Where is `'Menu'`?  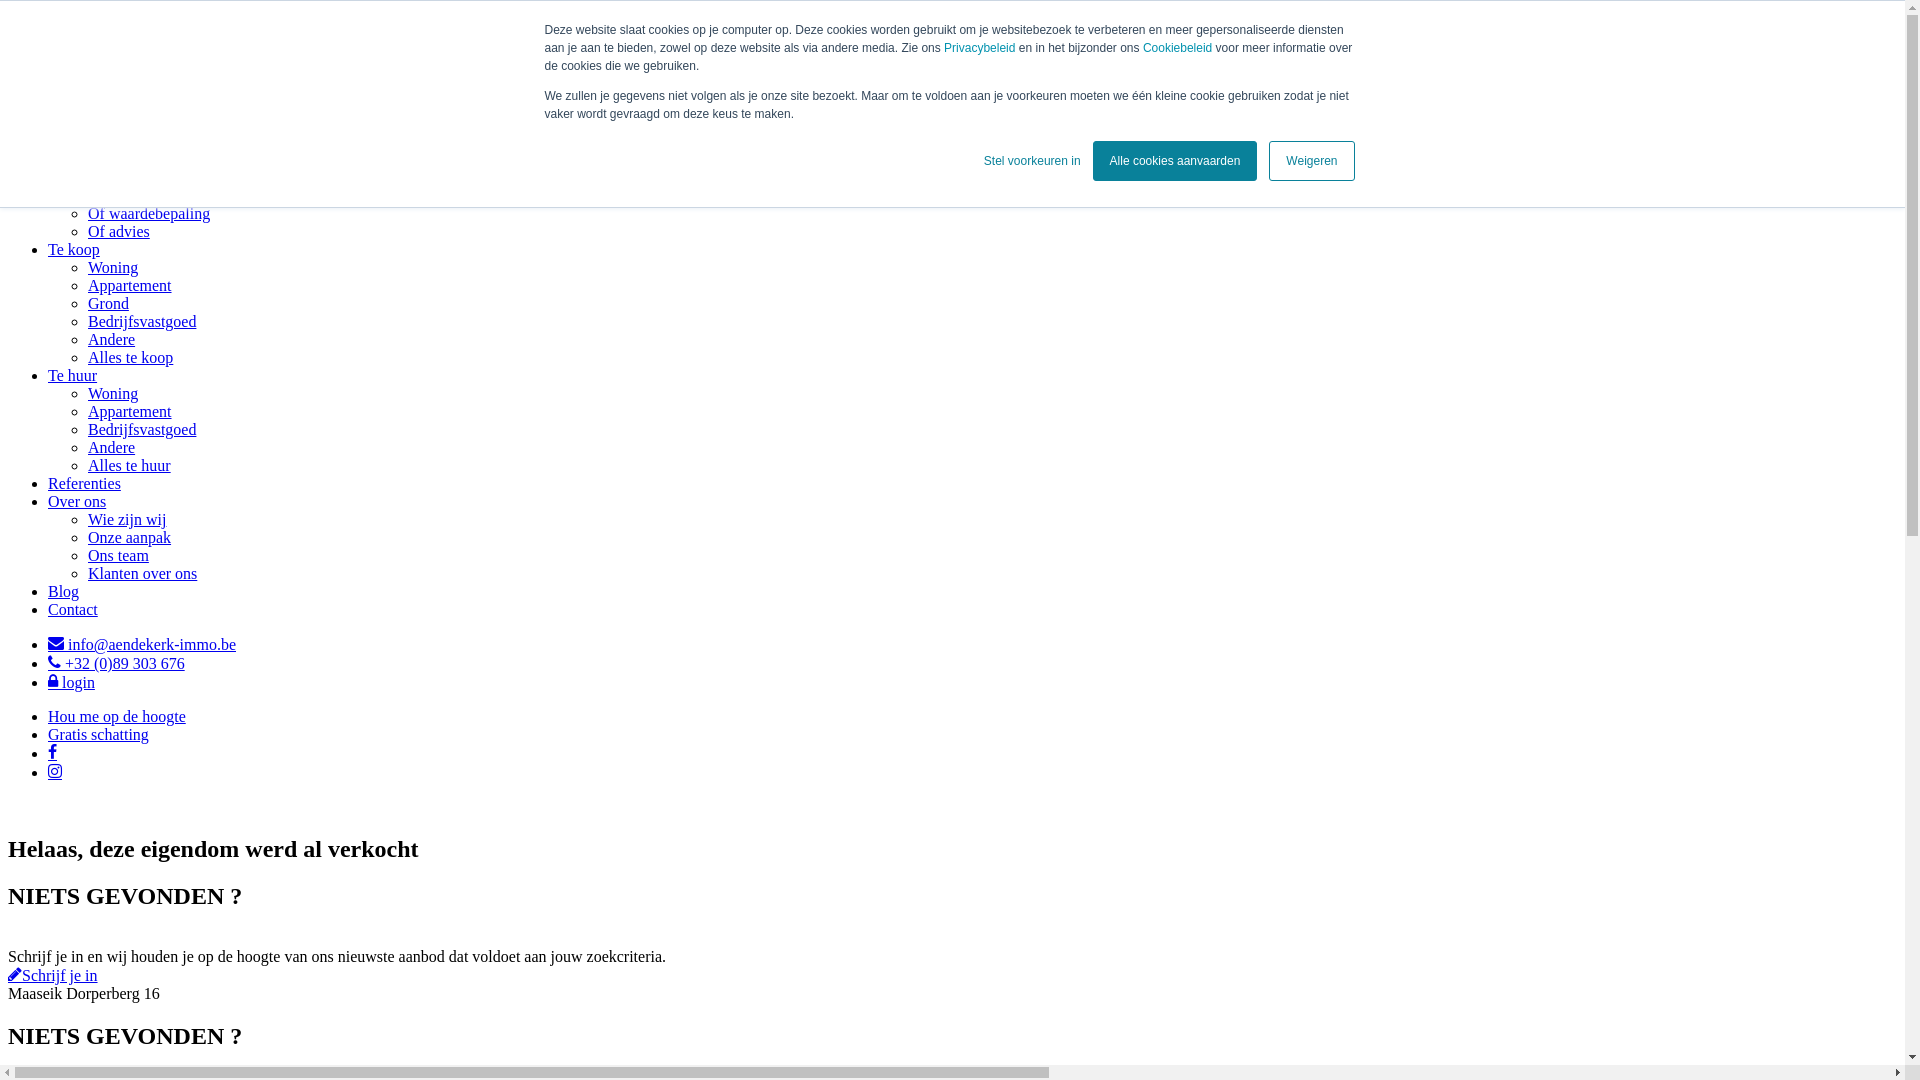 'Menu' is located at coordinates (32, 106).